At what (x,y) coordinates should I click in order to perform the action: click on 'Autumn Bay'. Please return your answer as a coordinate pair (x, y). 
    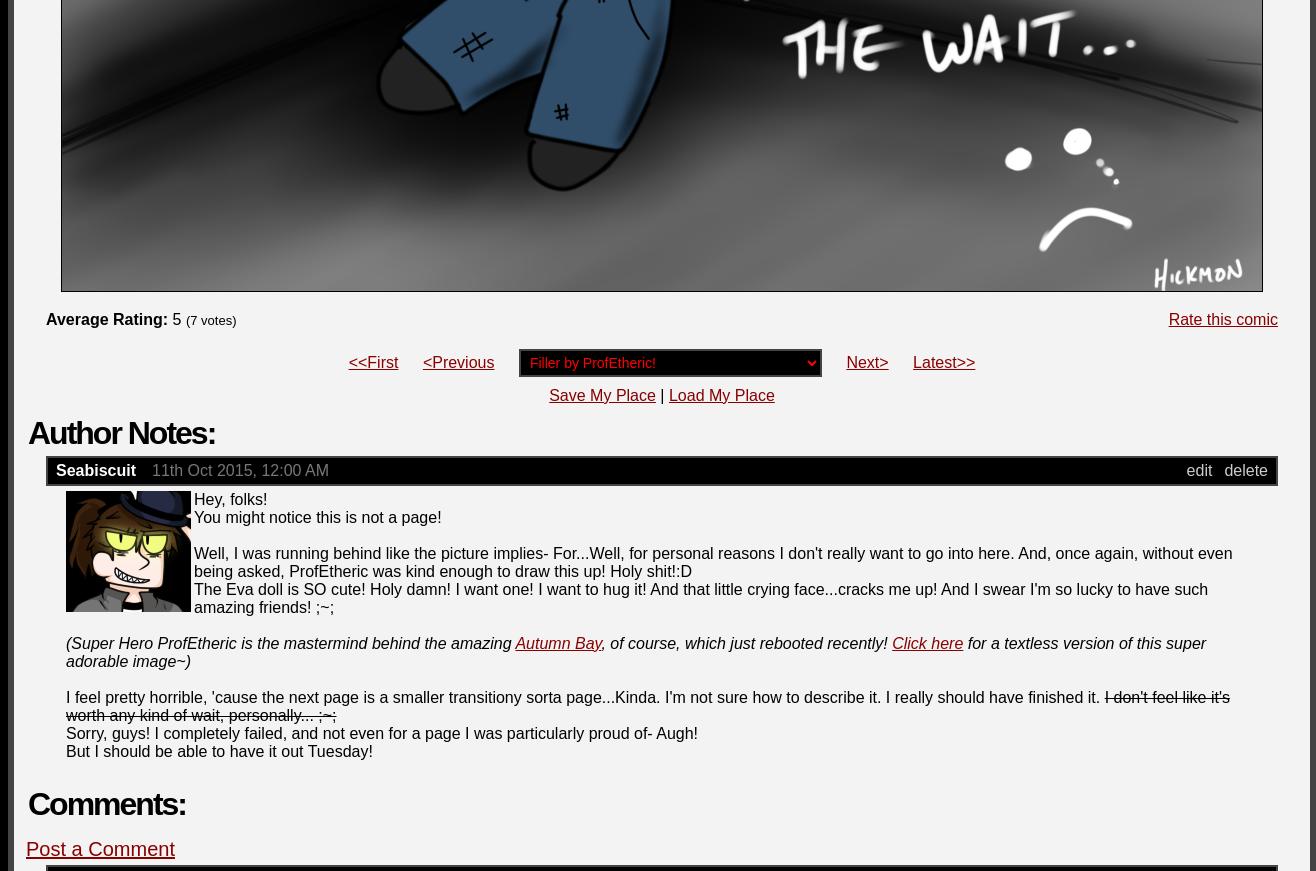
    Looking at the image, I should click on (557, 642).